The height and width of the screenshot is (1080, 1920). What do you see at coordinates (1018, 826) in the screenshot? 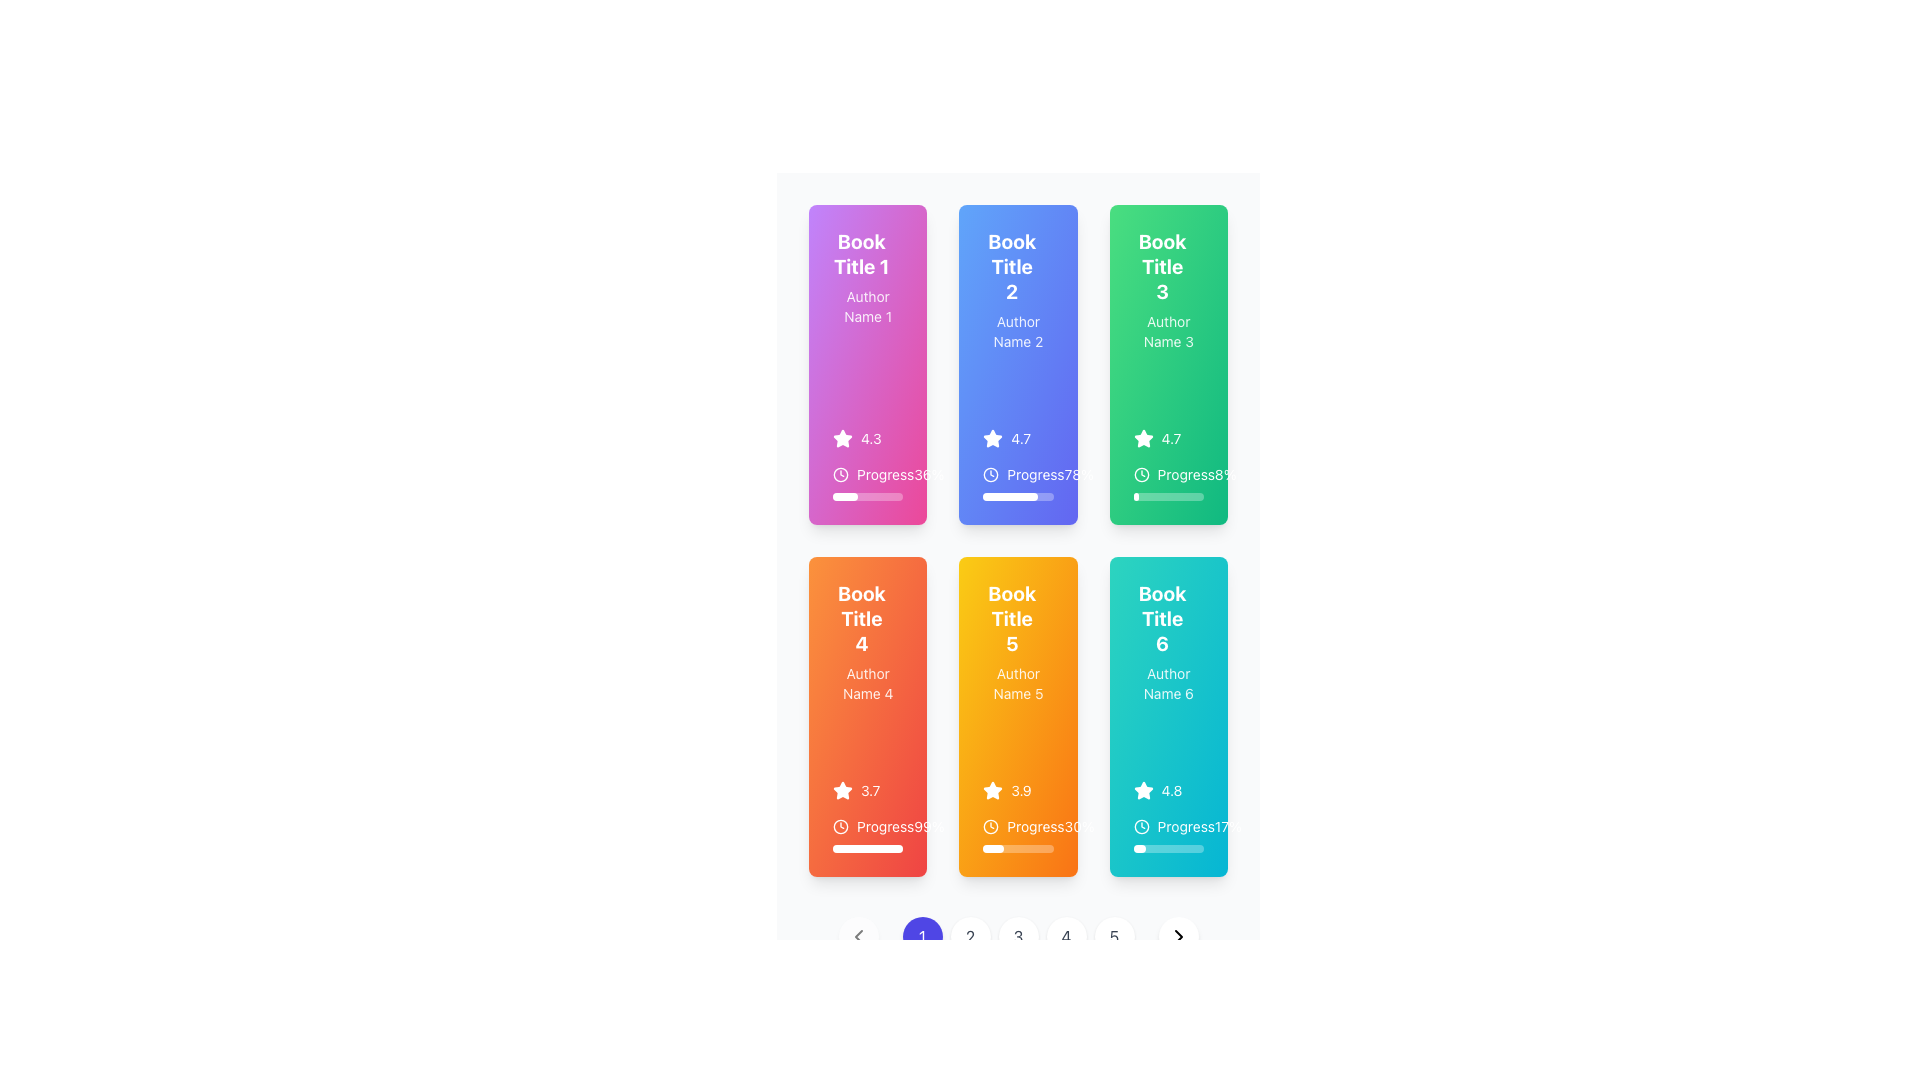
I see `the text label displaying 'Progress30%' with a clock icon, located within the 'Book Title 5' card, which is positioned on an orange background in the second row, middle column of the grid layout` at bounding box center [1018, 826].